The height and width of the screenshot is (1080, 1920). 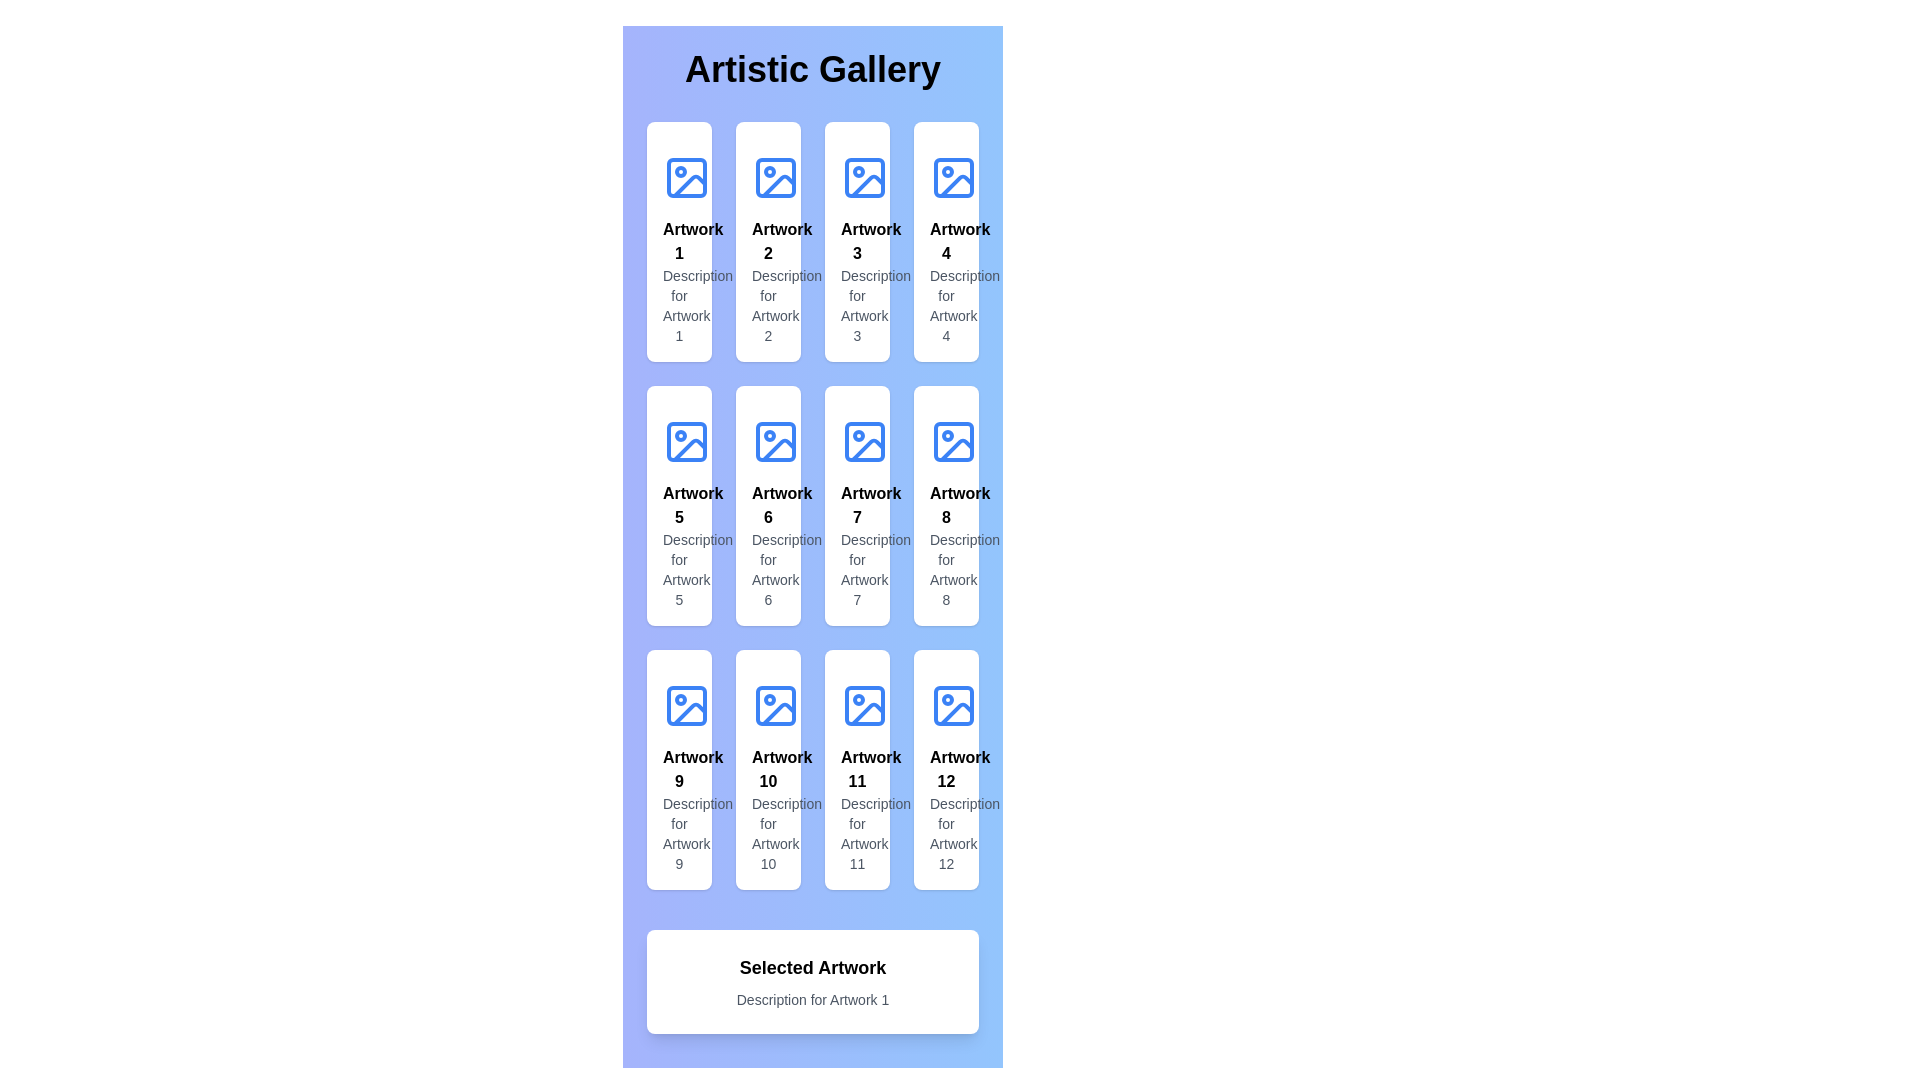 What do you see at coordinates (864, 176) in the screenshot?
I see `the Image placeholder icon located at the top center of the card labeled 'Artwork 3' in the gallery layout` at bounding box center [864, 176].